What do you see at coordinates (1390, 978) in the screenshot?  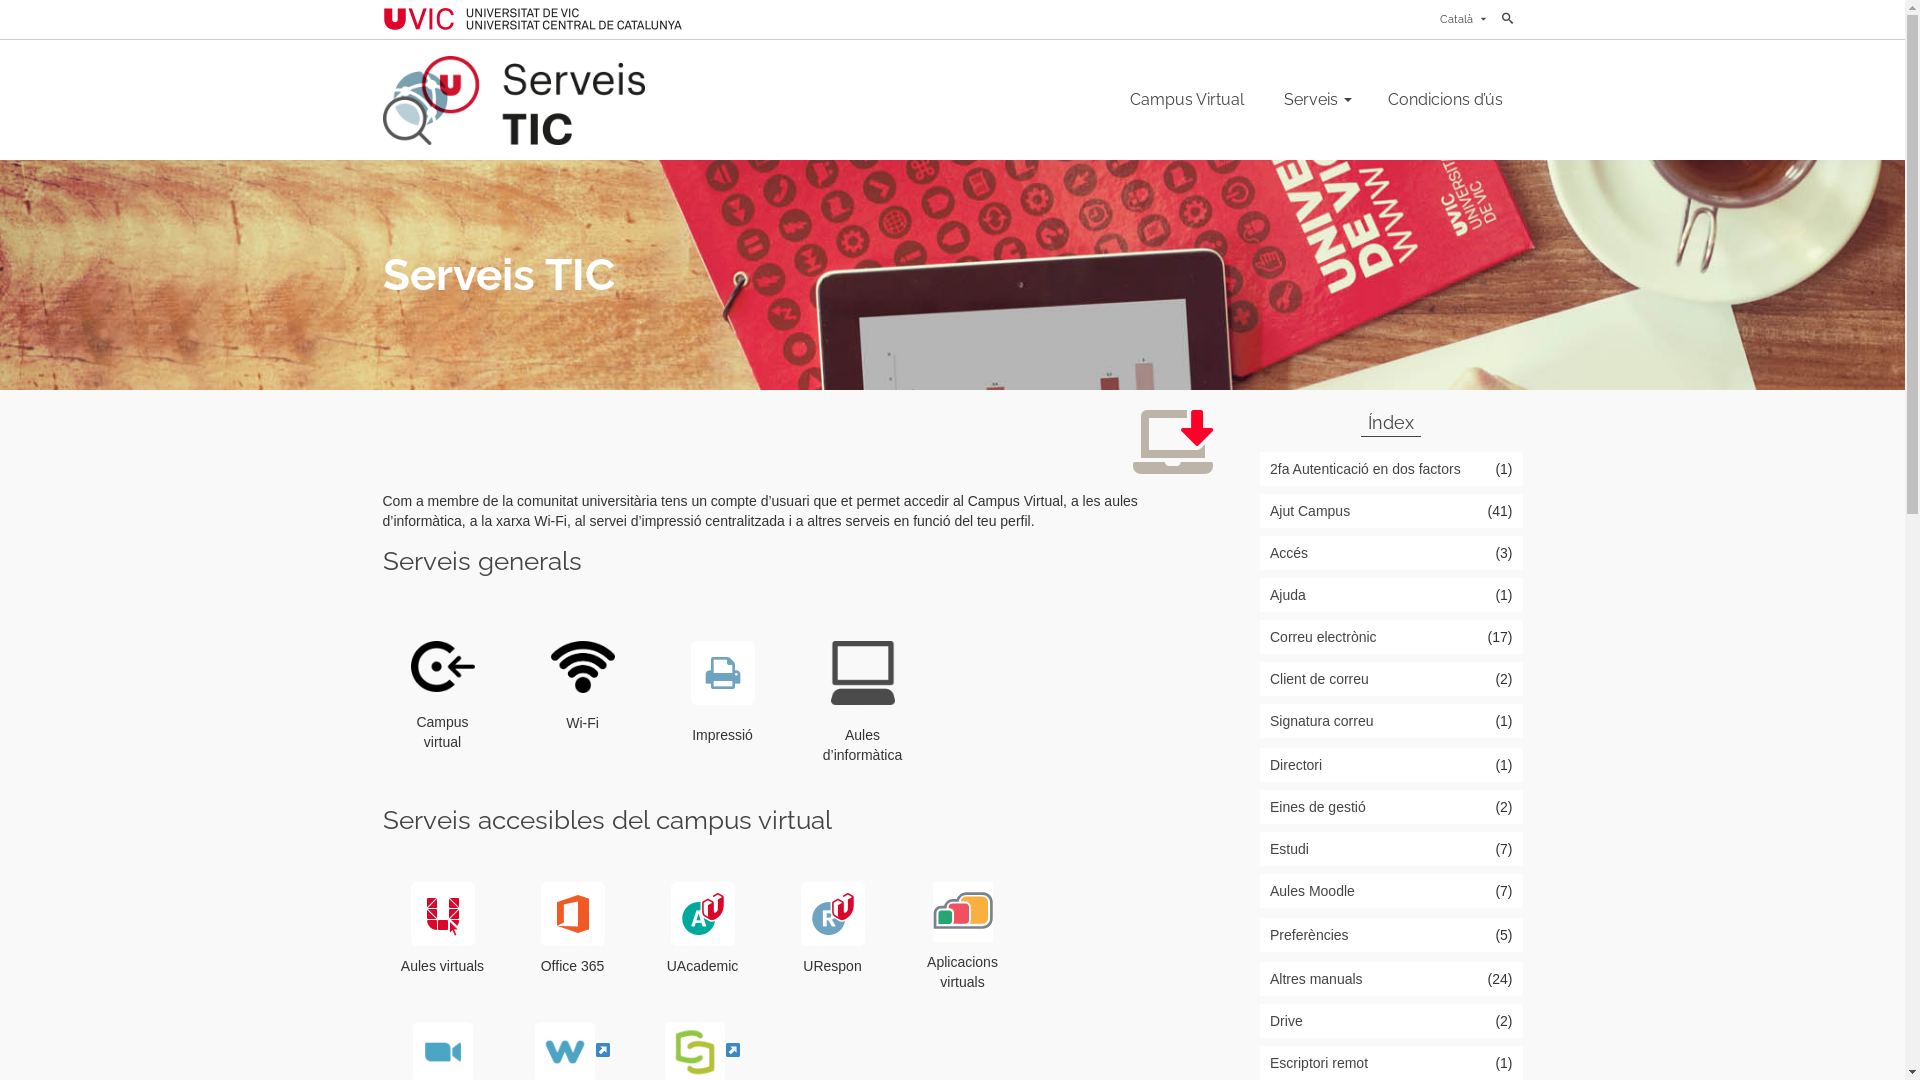 I see `'Altres manuals'` at bounding box center [1390, 978].